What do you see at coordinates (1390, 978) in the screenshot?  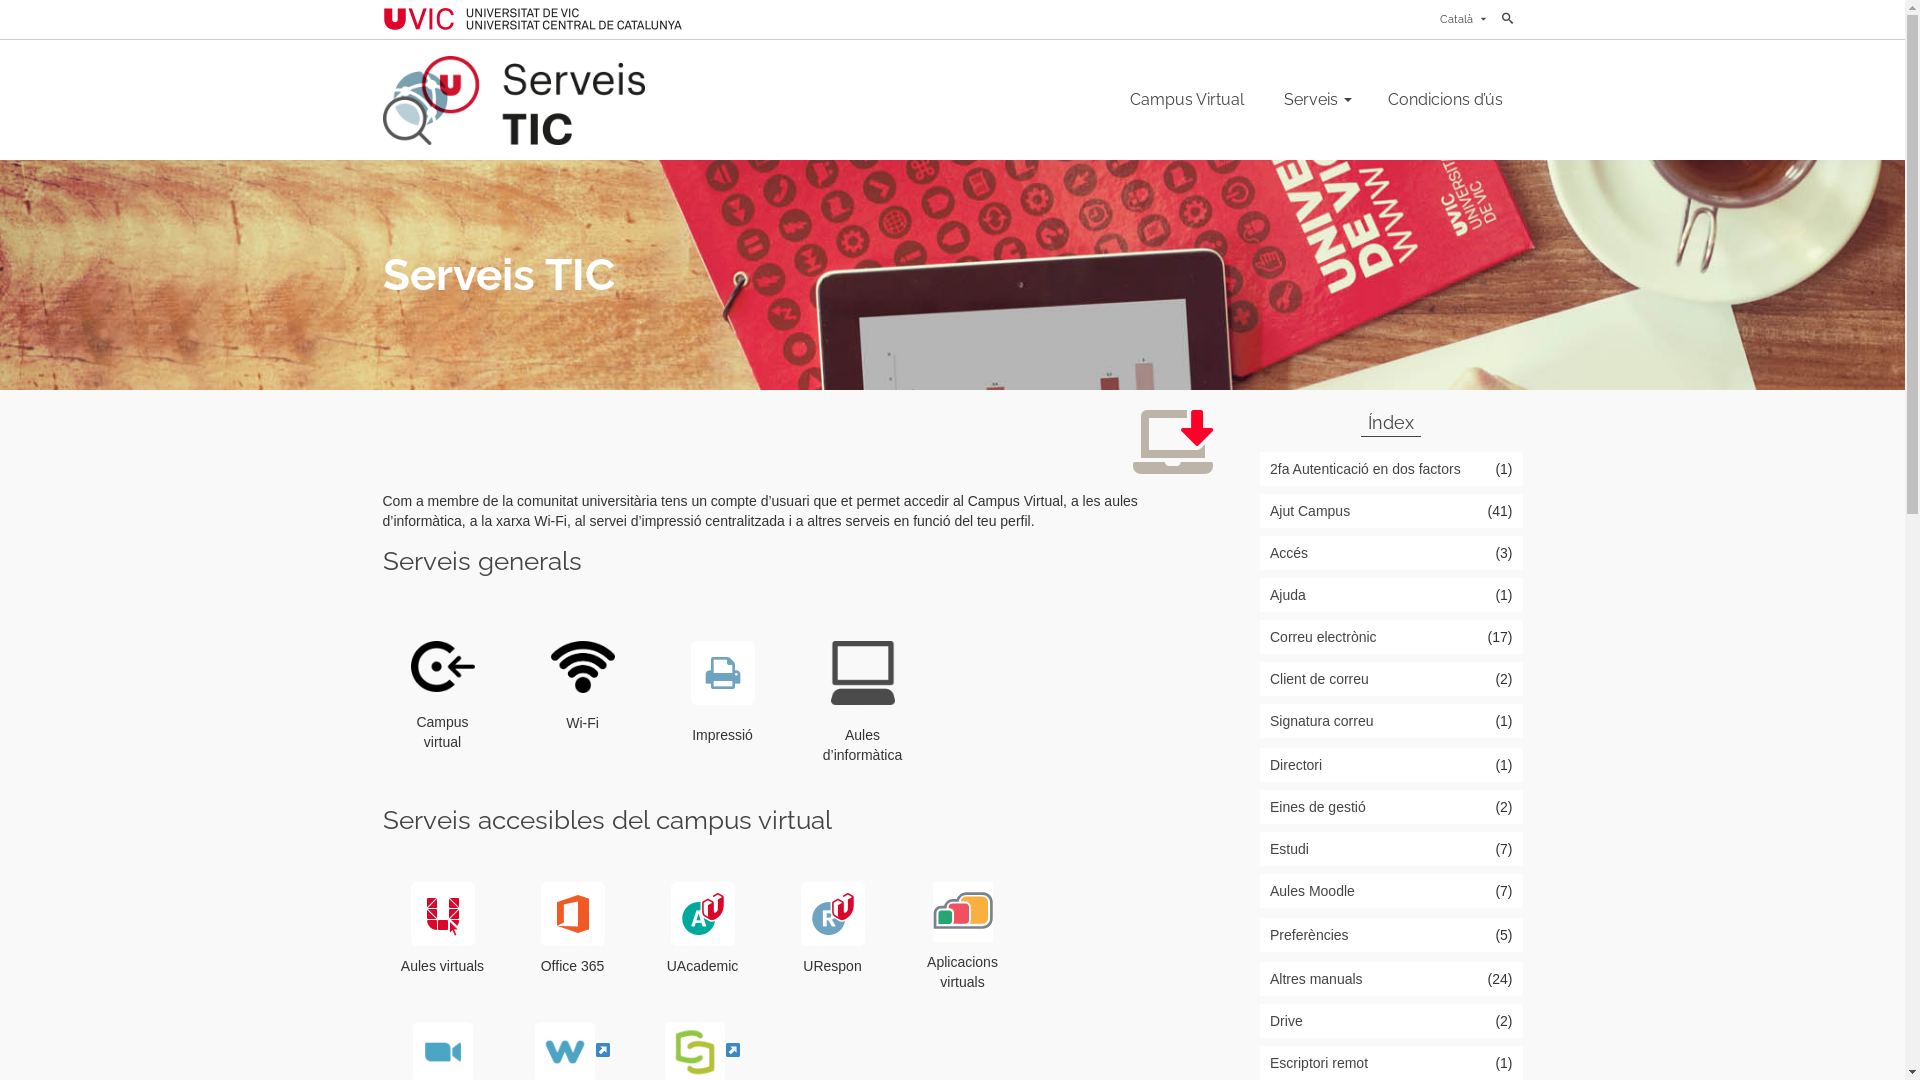 I see `'Altres manuals'` at bounding box center [1390, 978].